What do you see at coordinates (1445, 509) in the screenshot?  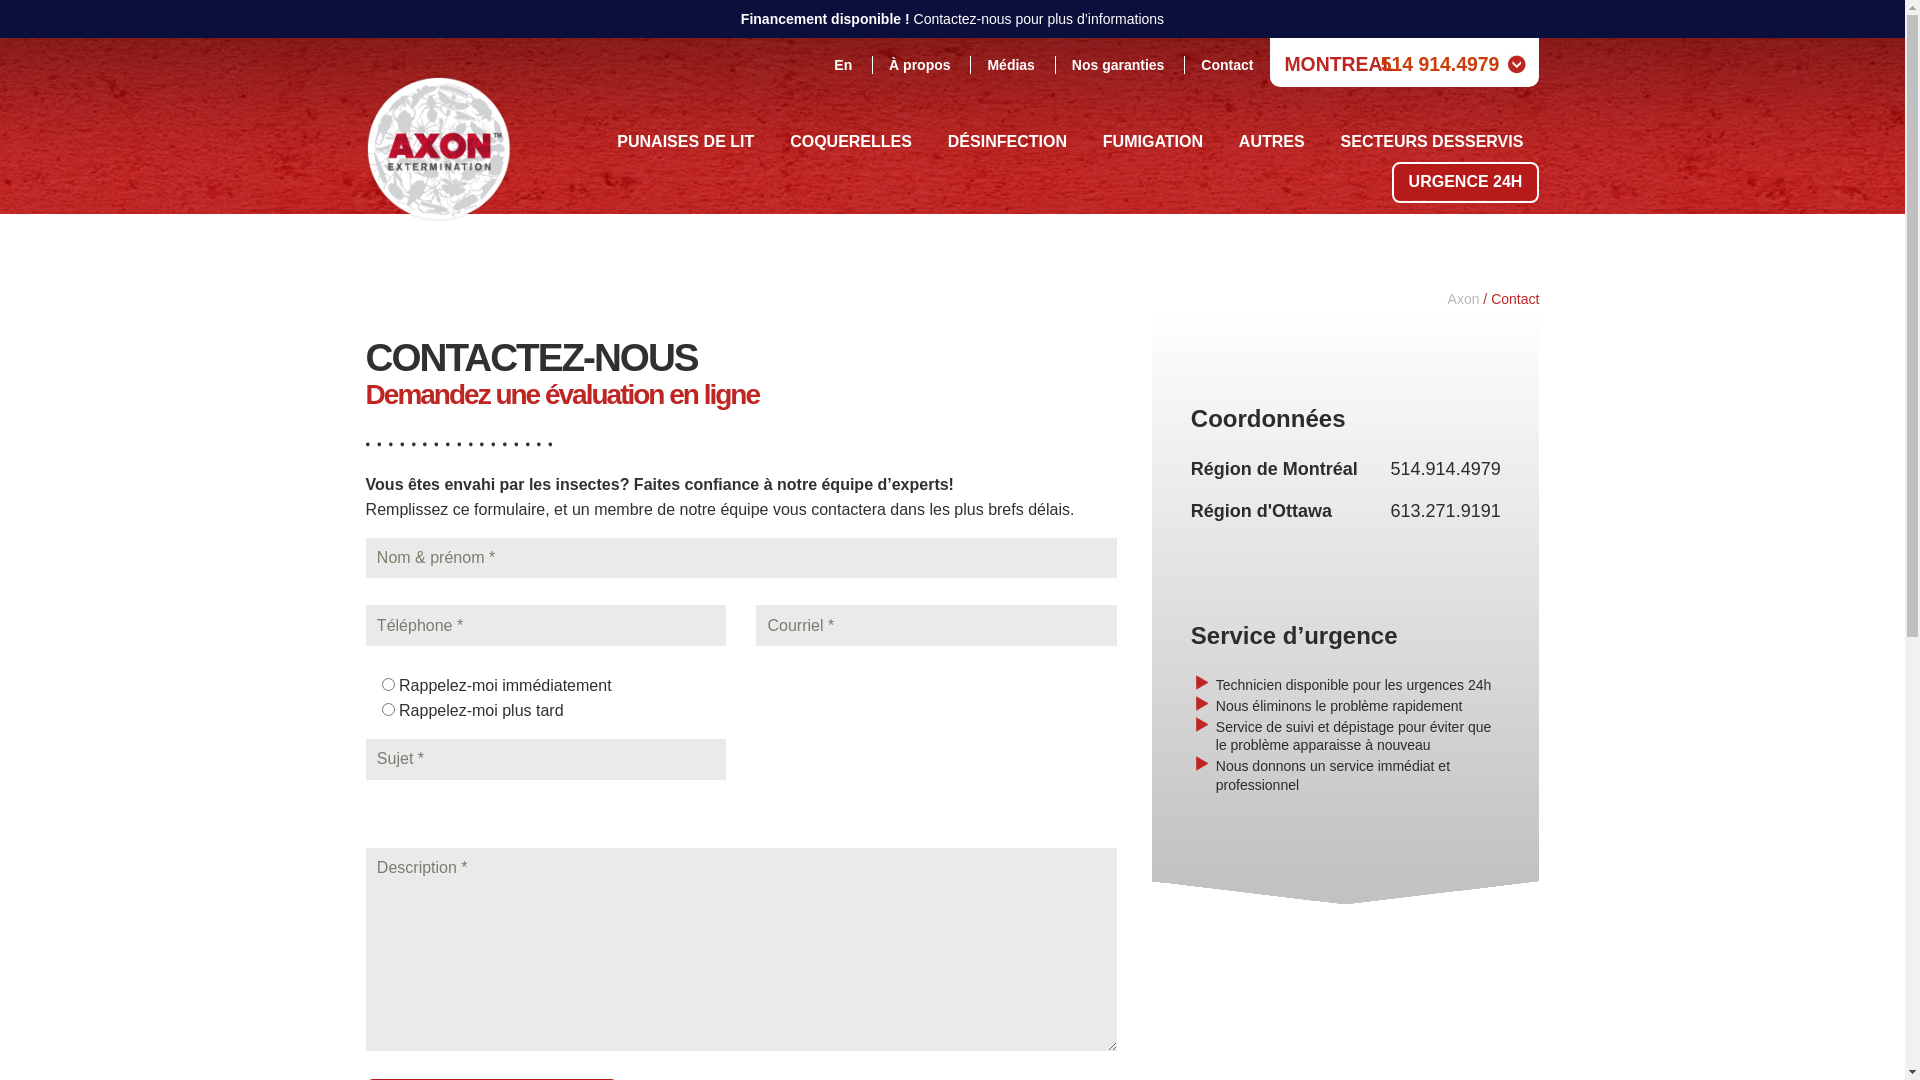 I see `'613.271.9191'` at bounding box center [1445, 509].